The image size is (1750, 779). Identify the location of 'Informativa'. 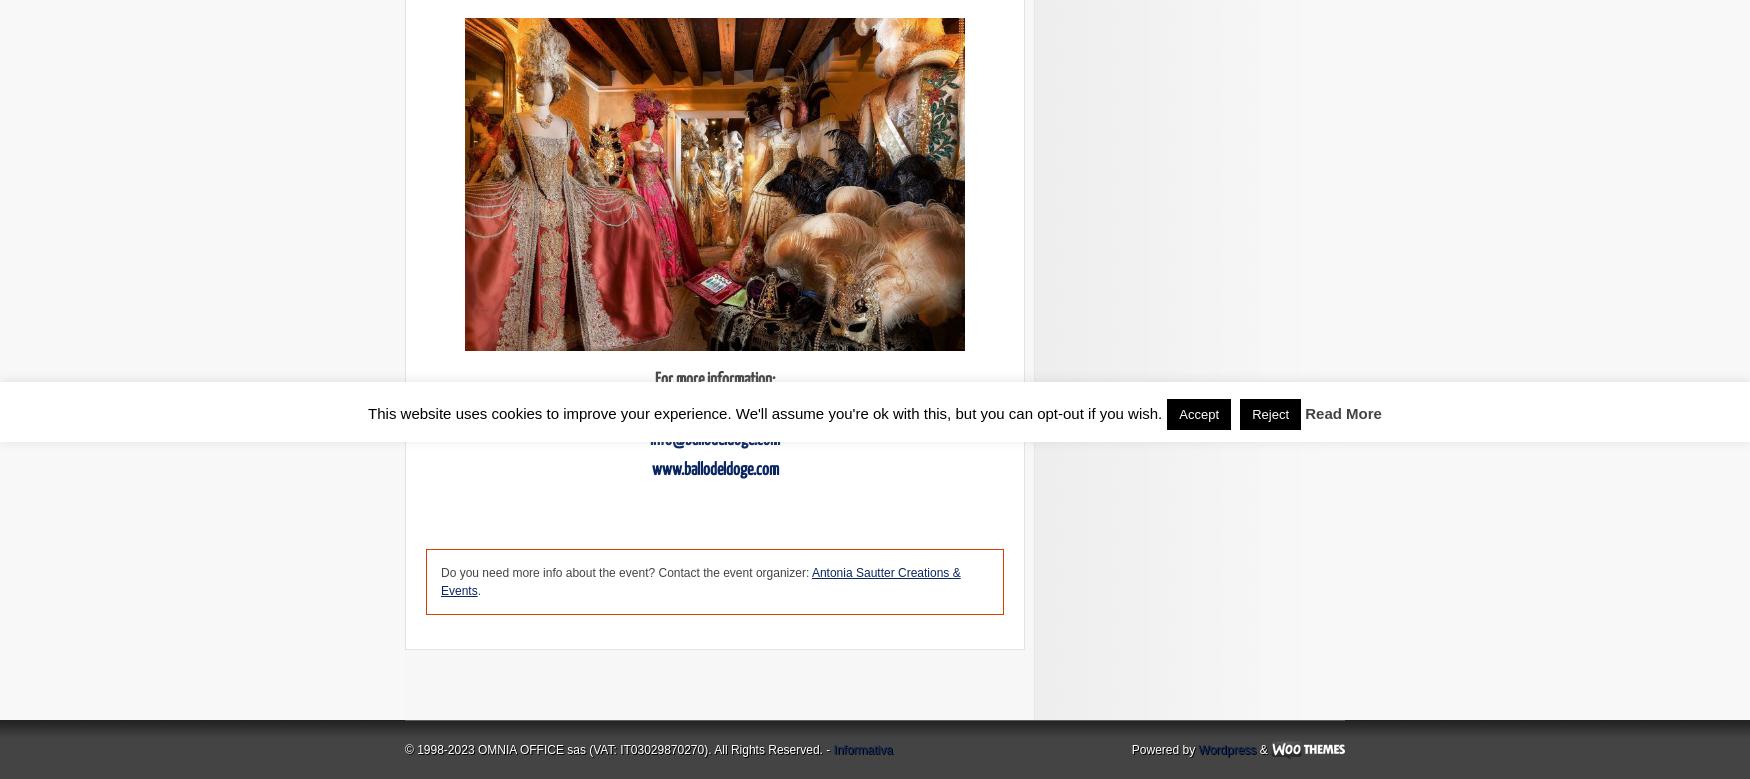
(862, 749).